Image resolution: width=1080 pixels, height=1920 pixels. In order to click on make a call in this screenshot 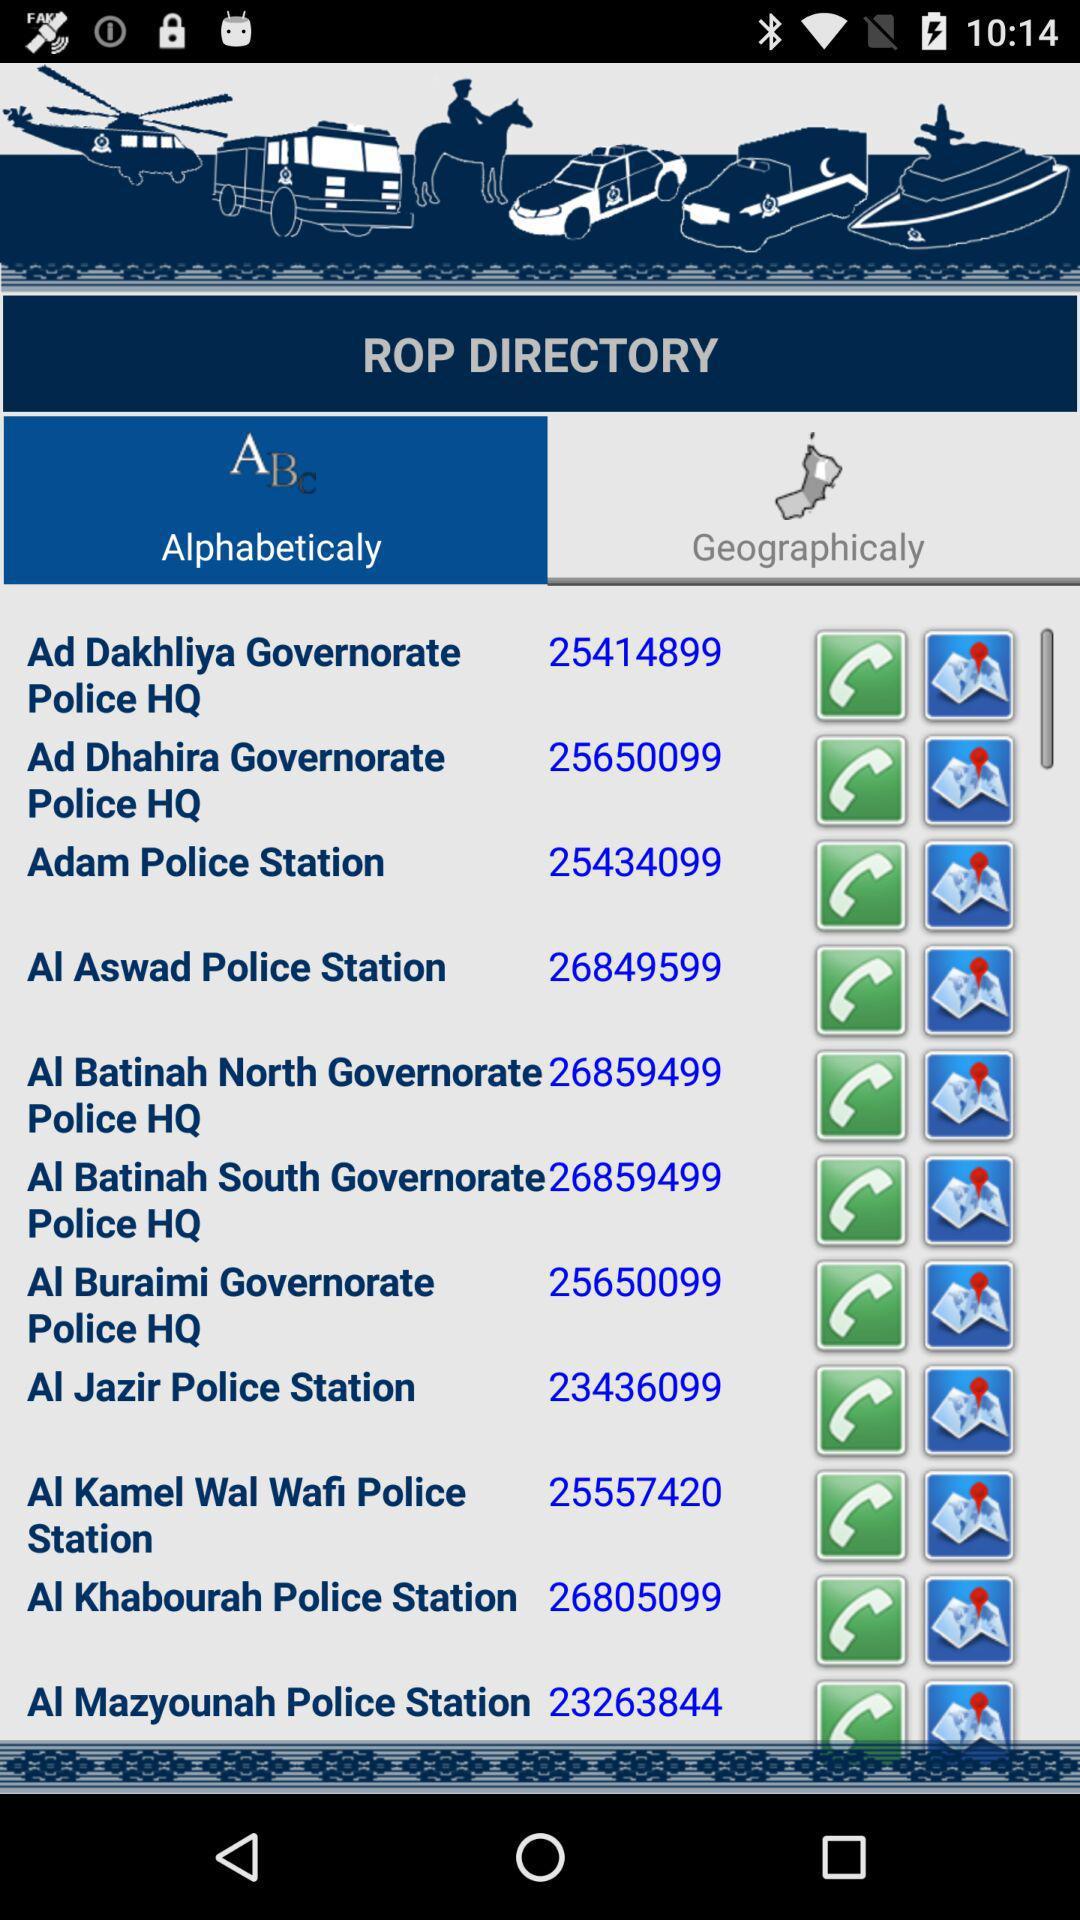, I will do `click(859, 1516)`.